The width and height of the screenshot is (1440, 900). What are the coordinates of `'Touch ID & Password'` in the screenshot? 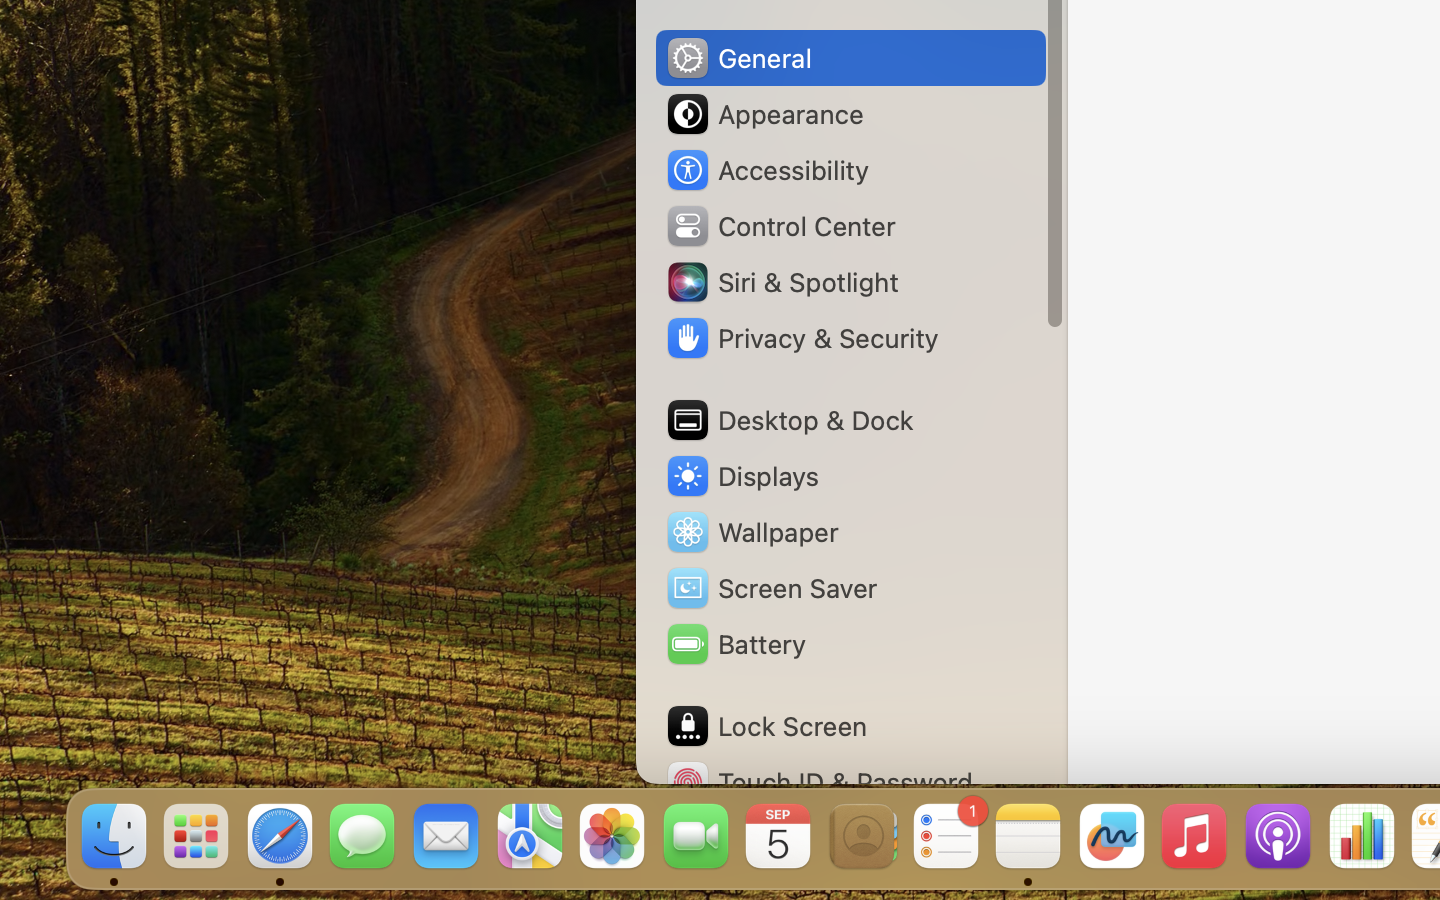 It's located at (819, 781).